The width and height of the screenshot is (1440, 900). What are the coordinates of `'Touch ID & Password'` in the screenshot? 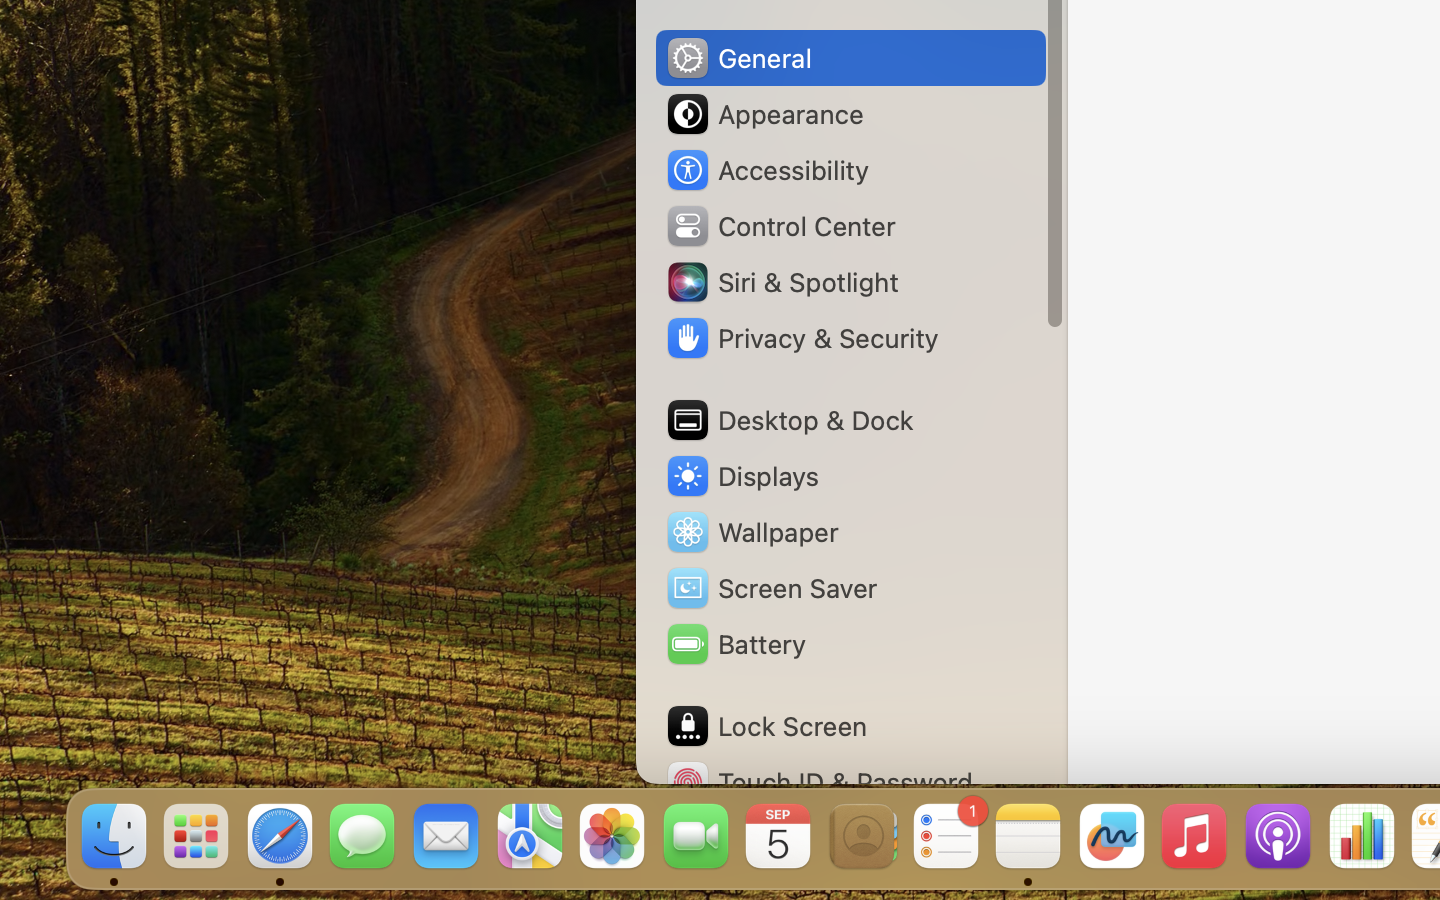 It's located at (819, 781).